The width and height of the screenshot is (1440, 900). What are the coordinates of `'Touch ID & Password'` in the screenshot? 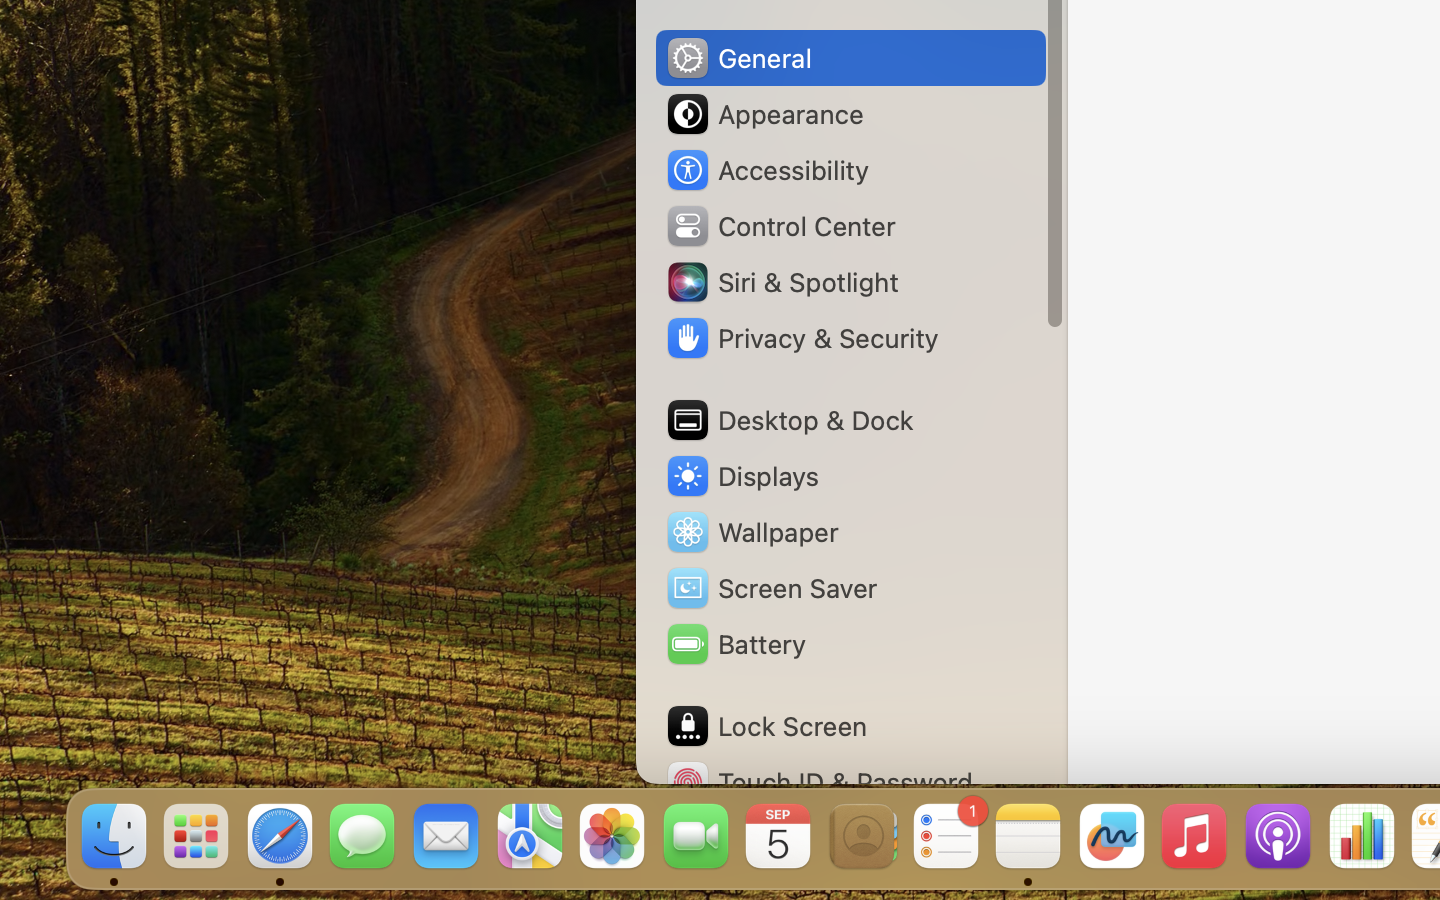 It's located at (819, 781).